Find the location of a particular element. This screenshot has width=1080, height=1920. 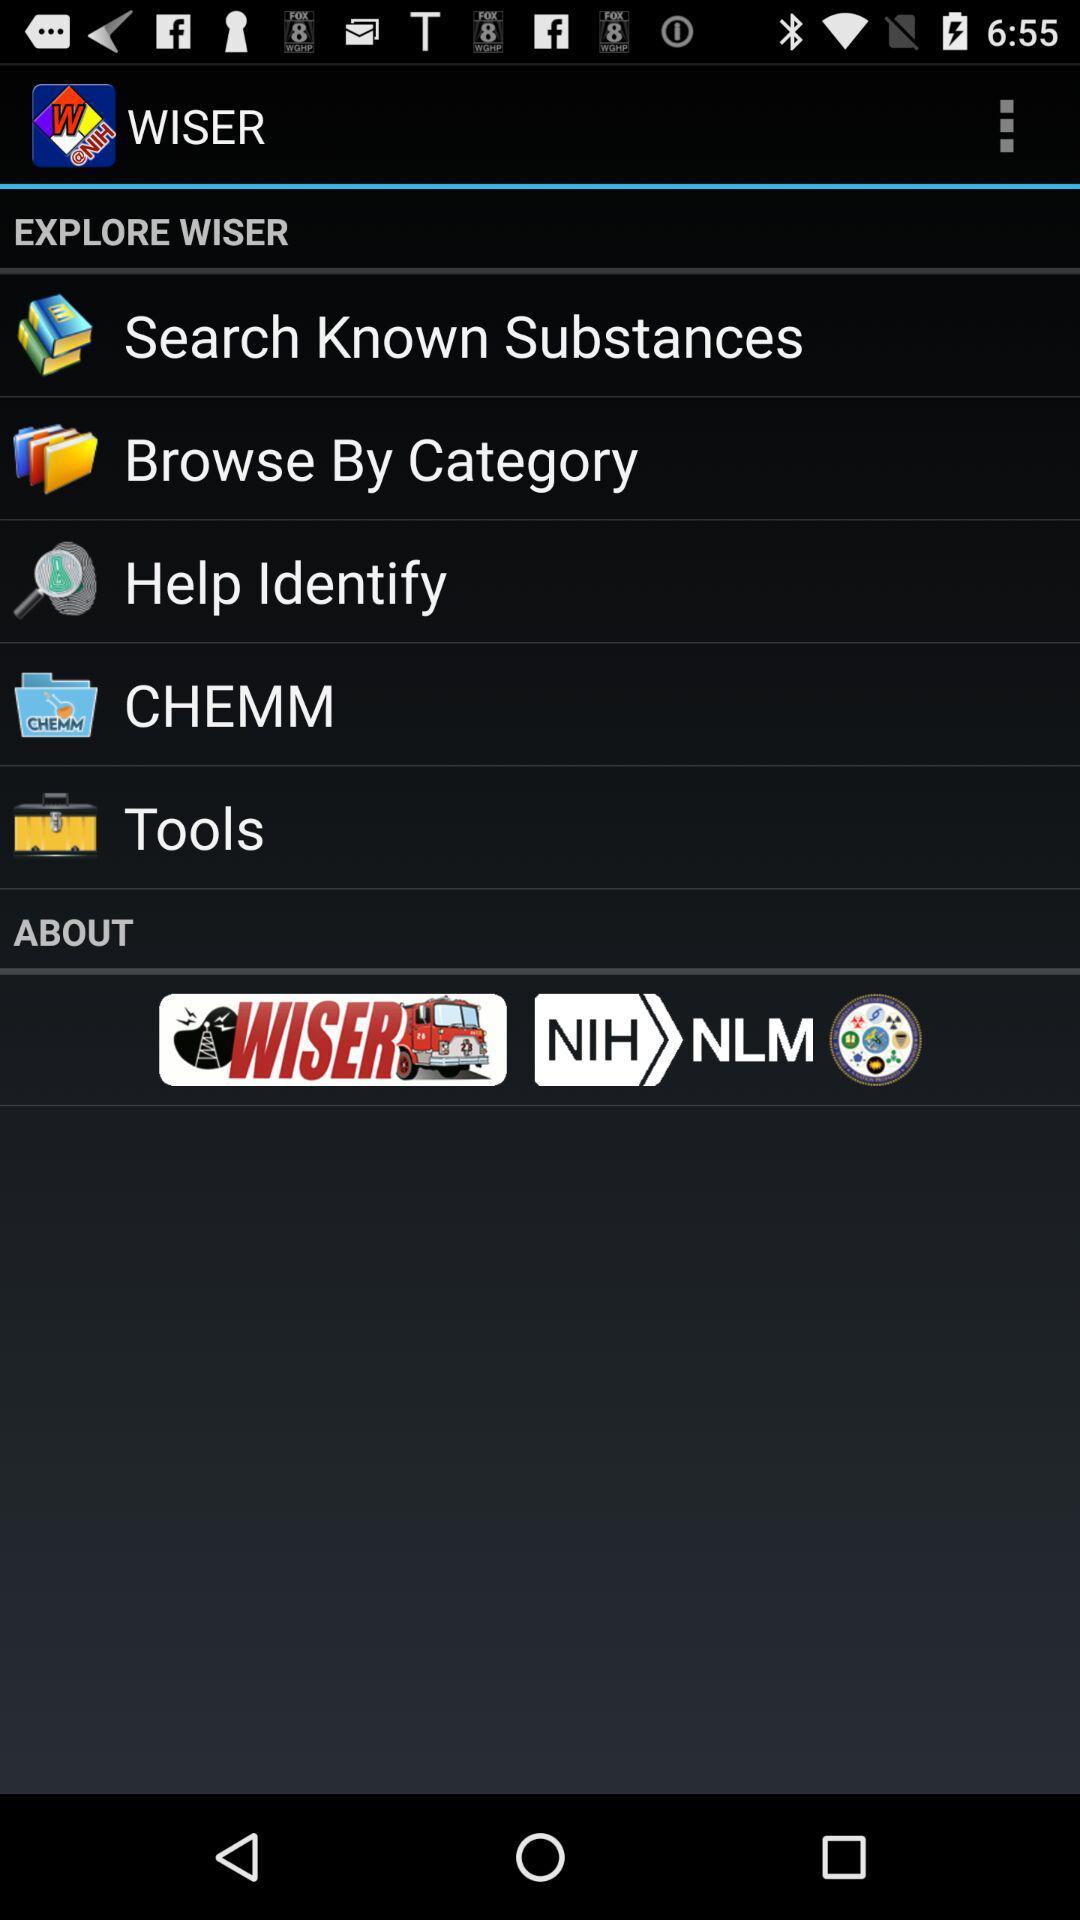

the chemm is located at coordinates (600, 703).